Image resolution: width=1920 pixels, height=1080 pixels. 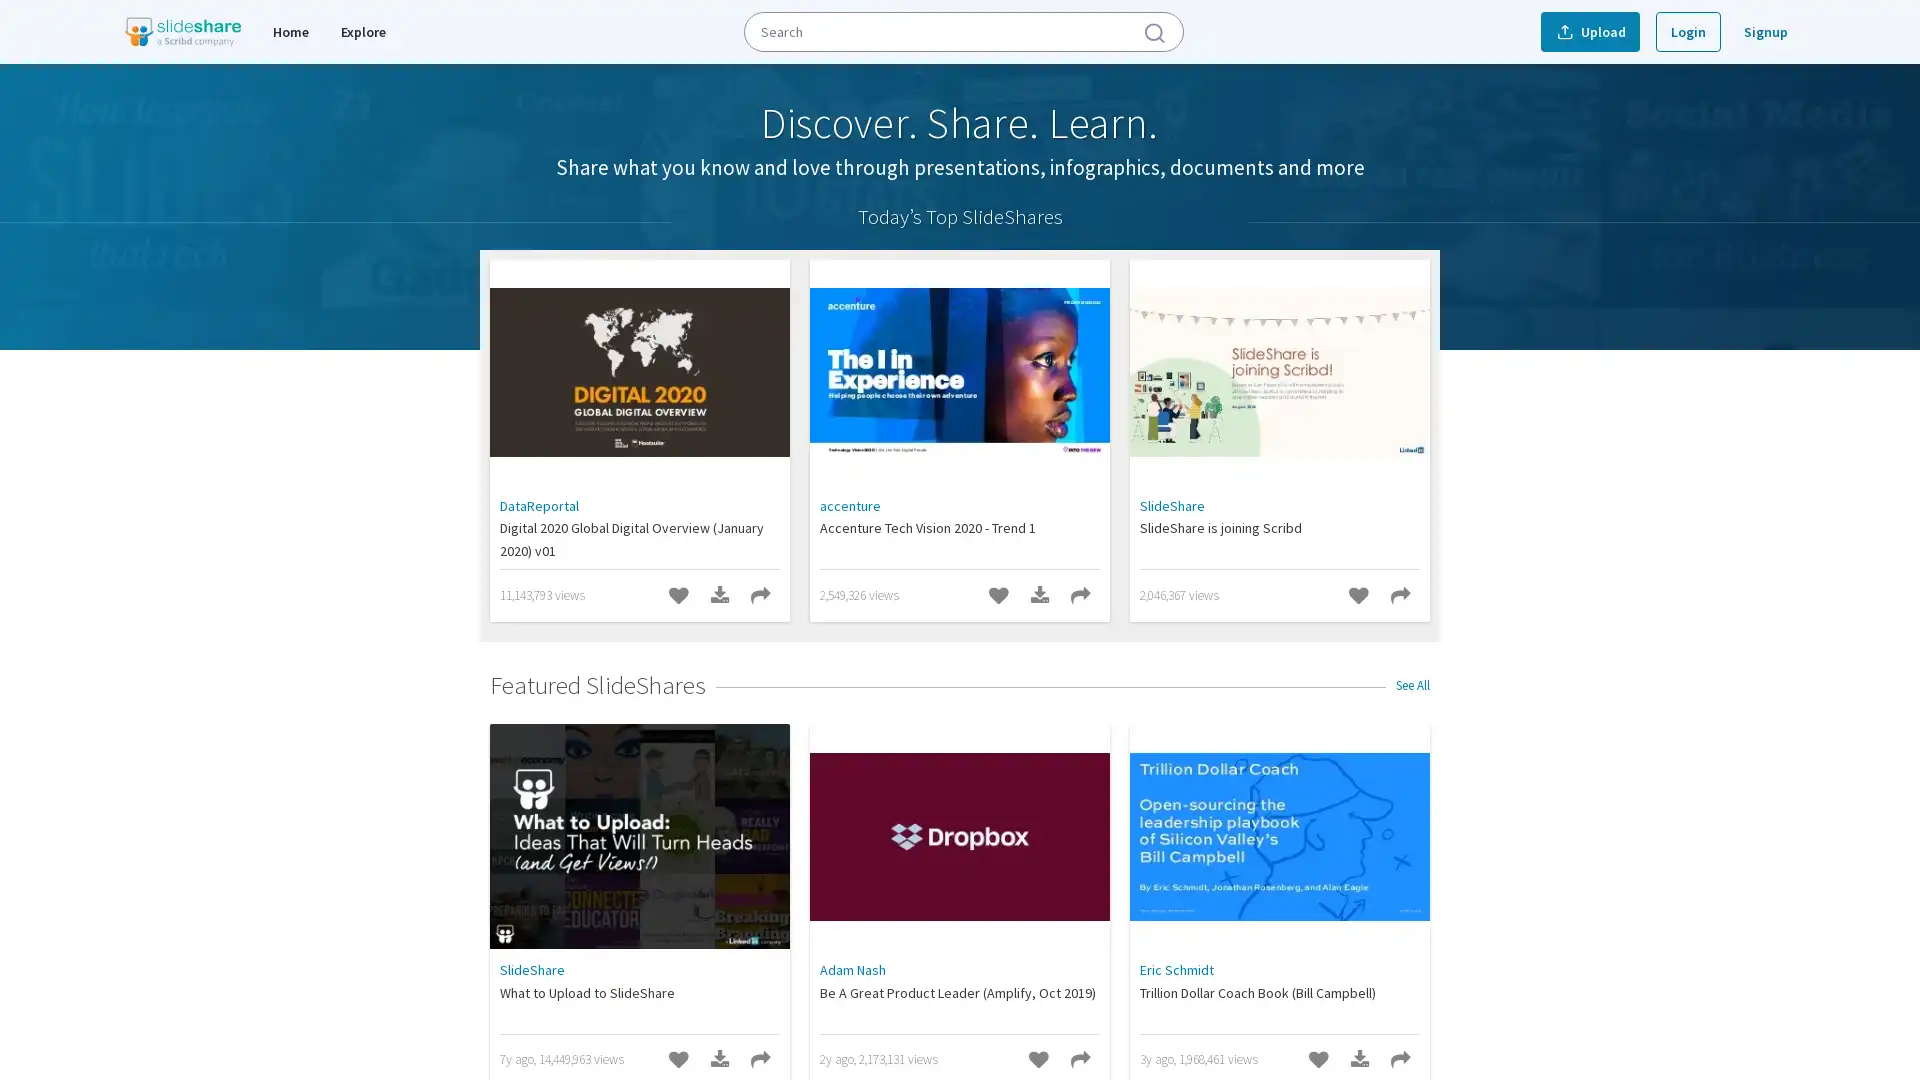 I want to click on Share Trillion Dollar Coach Book (Bill Campbell) SlideShare., so click(x=1399, y=1058).